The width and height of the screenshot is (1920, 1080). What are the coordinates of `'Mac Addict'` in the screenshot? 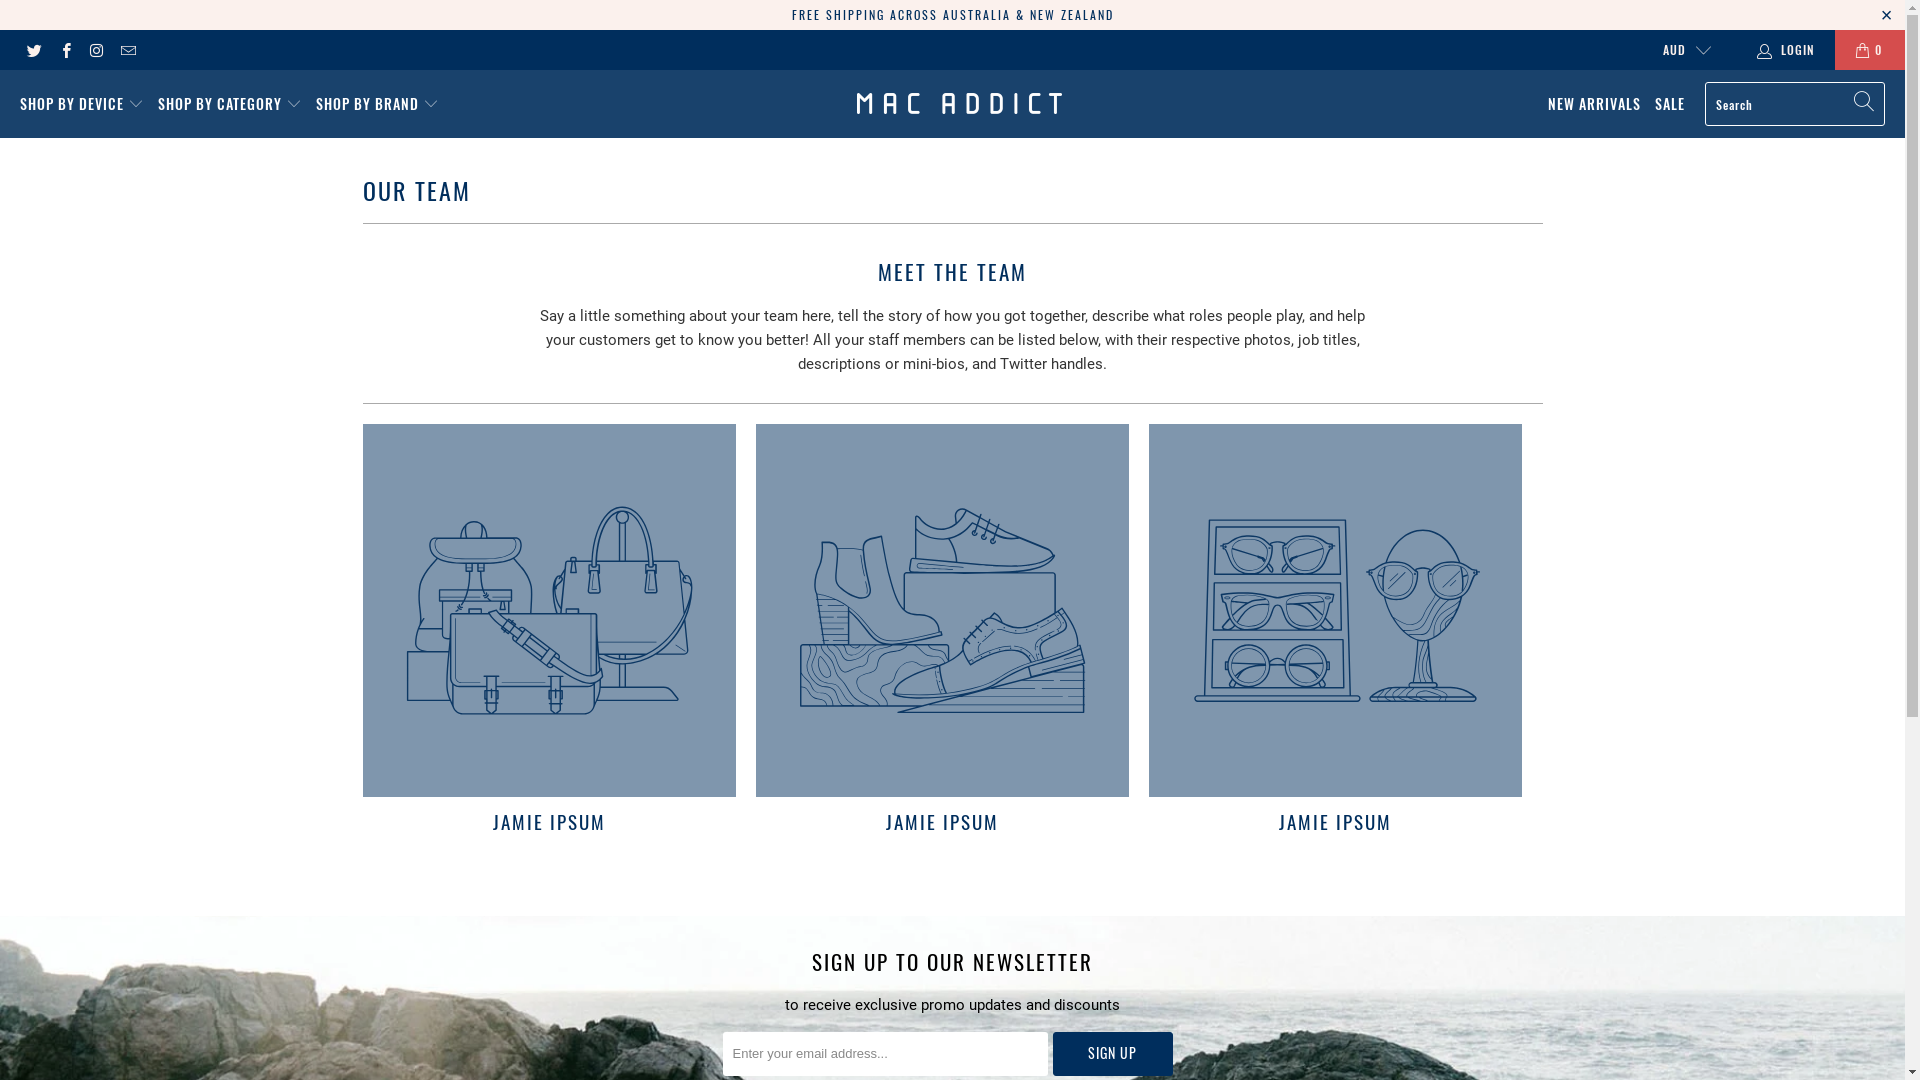 It's located at (958, 104).